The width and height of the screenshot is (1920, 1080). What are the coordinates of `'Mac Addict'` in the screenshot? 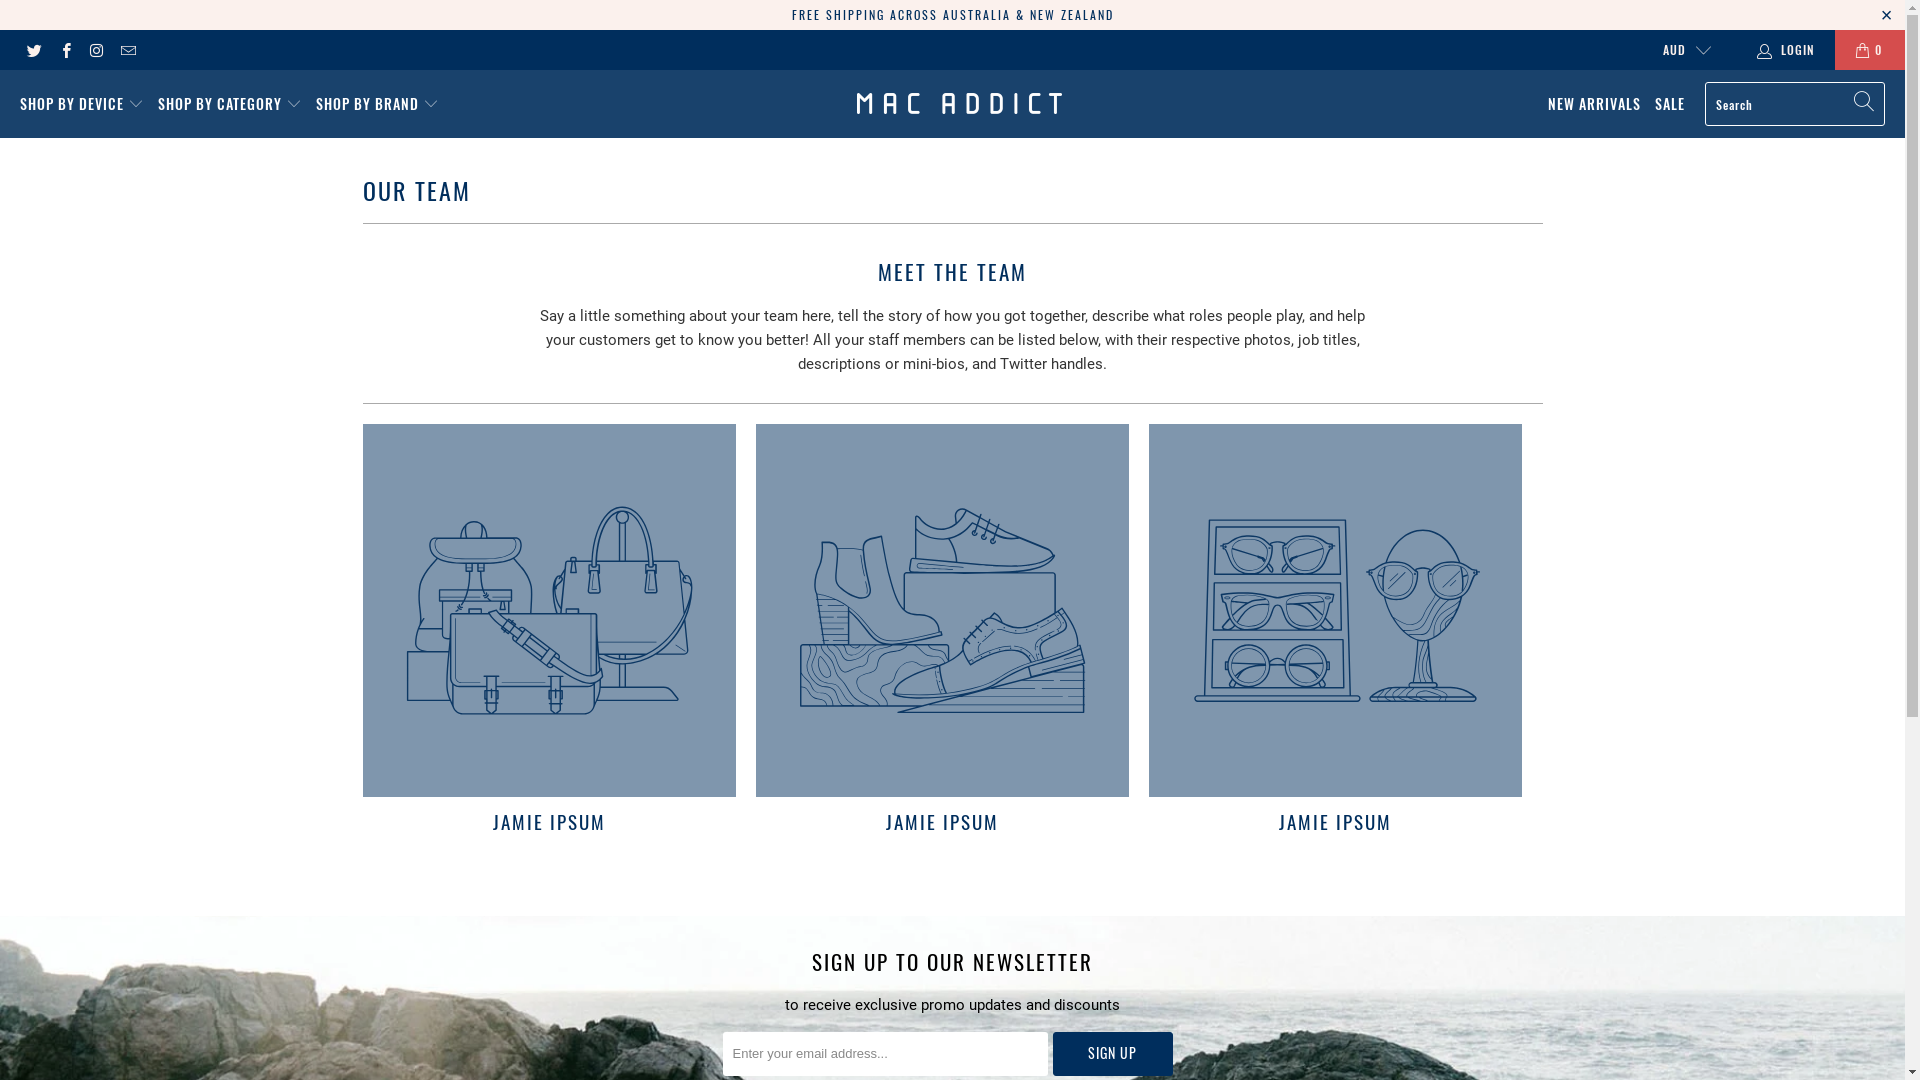 It's located at (958, 104).